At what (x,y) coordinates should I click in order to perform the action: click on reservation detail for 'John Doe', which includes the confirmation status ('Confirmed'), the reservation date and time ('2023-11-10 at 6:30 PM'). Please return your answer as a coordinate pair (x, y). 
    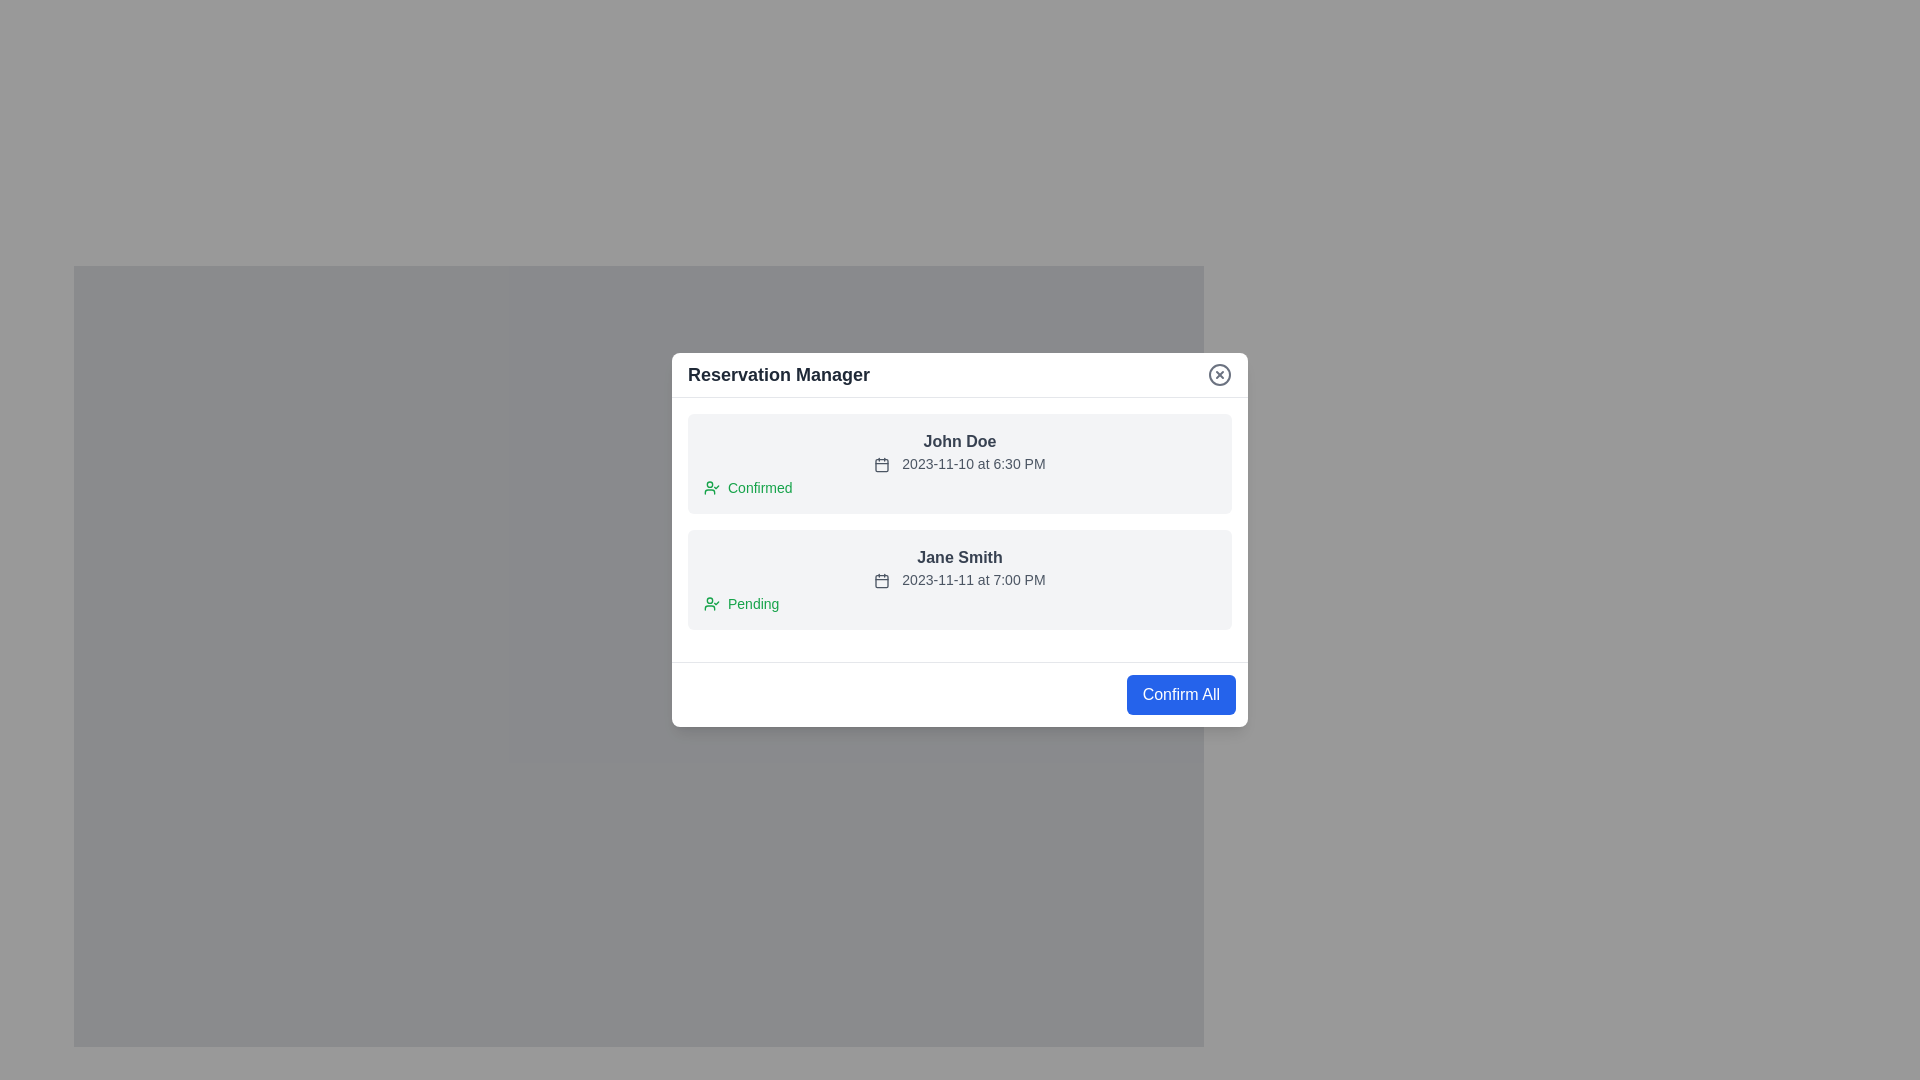
    Looking at the image, I should click on (960, 463).